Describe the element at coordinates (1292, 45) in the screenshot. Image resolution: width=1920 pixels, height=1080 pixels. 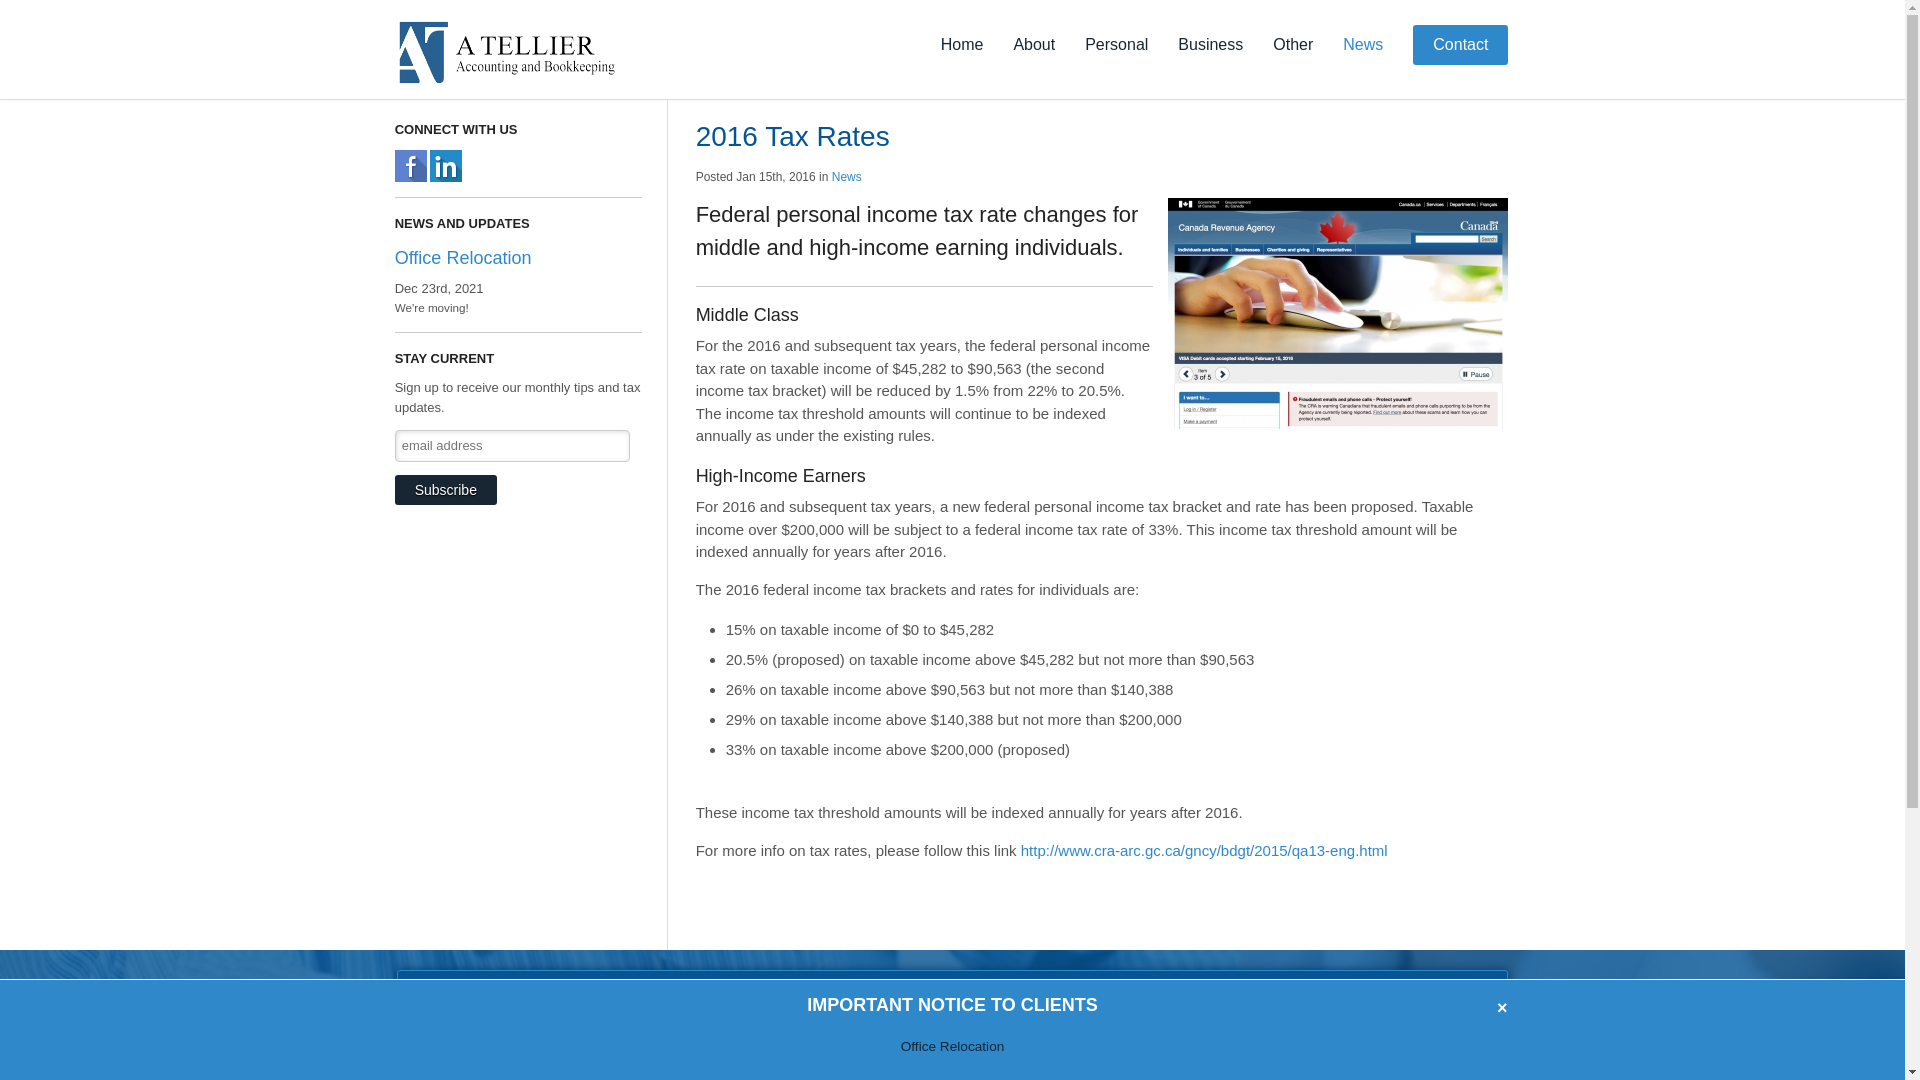
I see `'Other'` at that location.